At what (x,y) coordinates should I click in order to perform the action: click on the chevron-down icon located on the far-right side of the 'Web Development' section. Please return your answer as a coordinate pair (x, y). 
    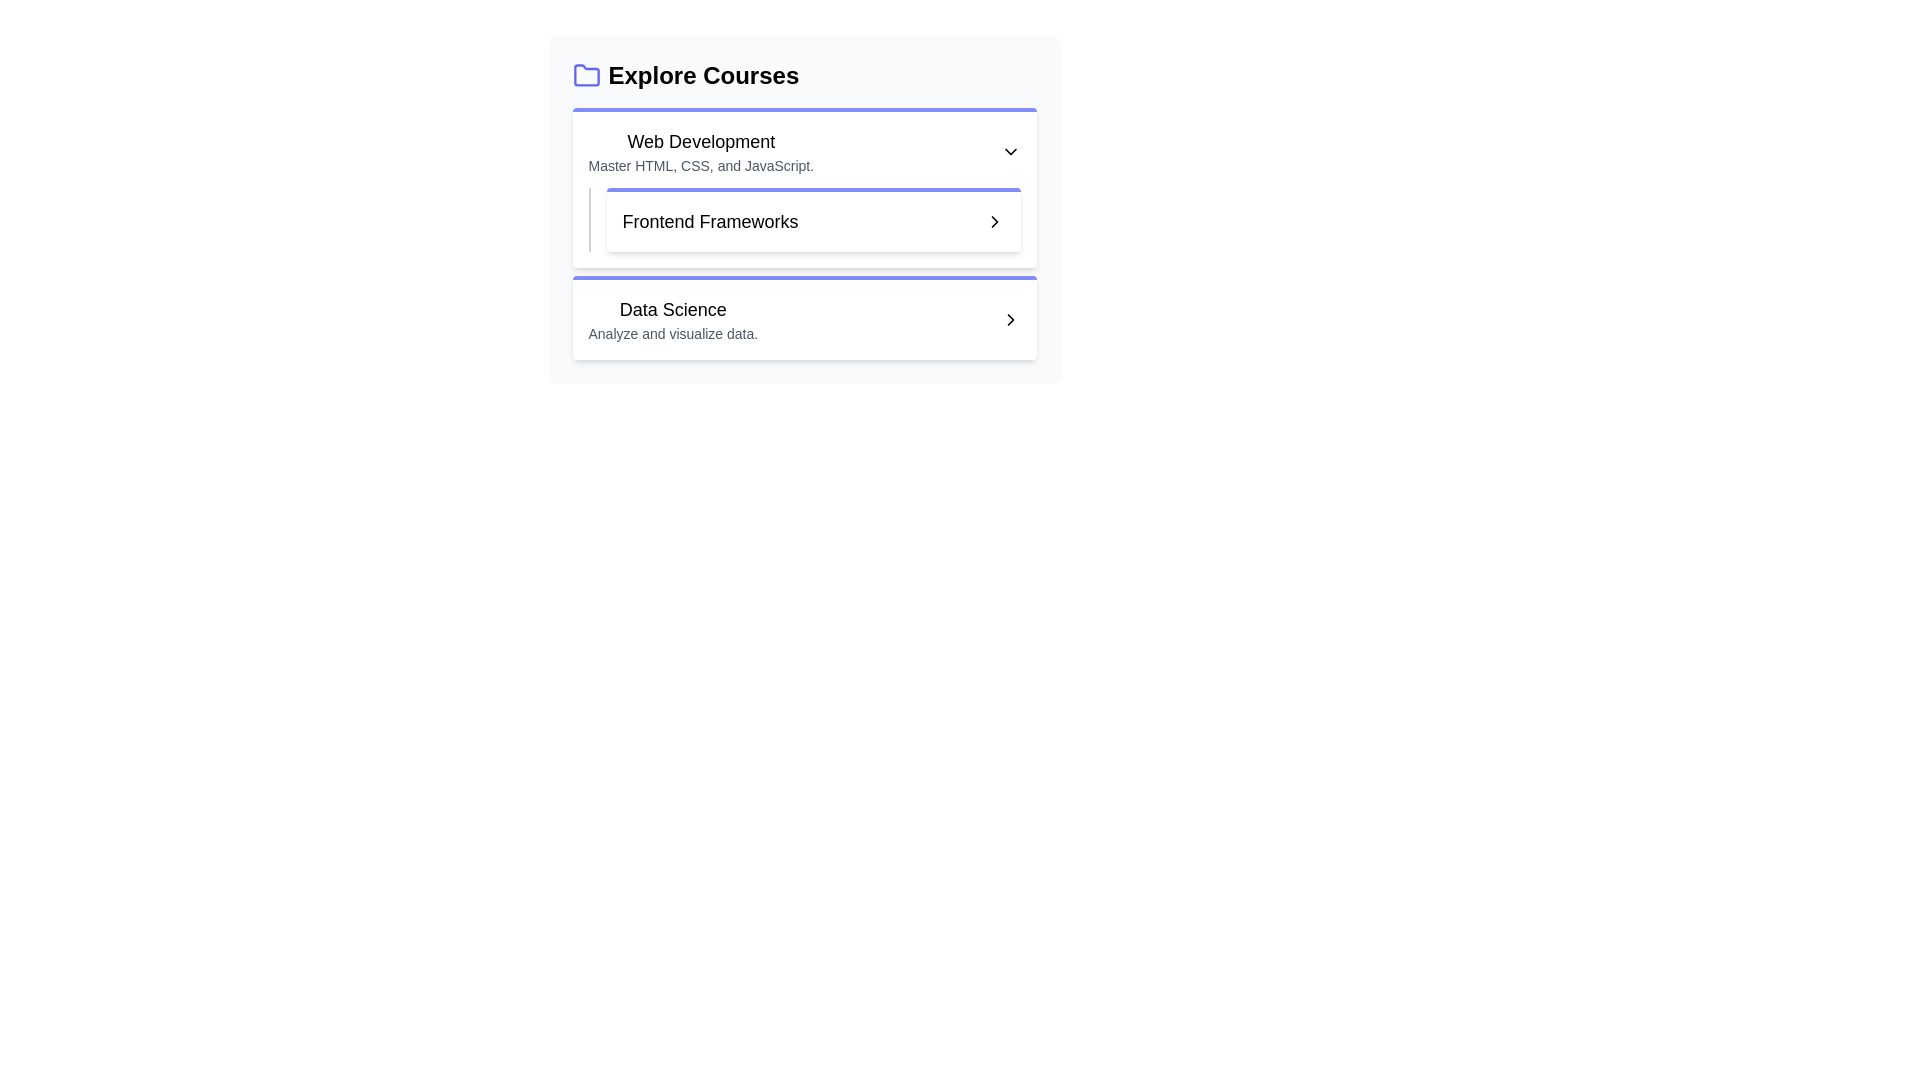
    Looking at the image, I should click on (1010, 150).